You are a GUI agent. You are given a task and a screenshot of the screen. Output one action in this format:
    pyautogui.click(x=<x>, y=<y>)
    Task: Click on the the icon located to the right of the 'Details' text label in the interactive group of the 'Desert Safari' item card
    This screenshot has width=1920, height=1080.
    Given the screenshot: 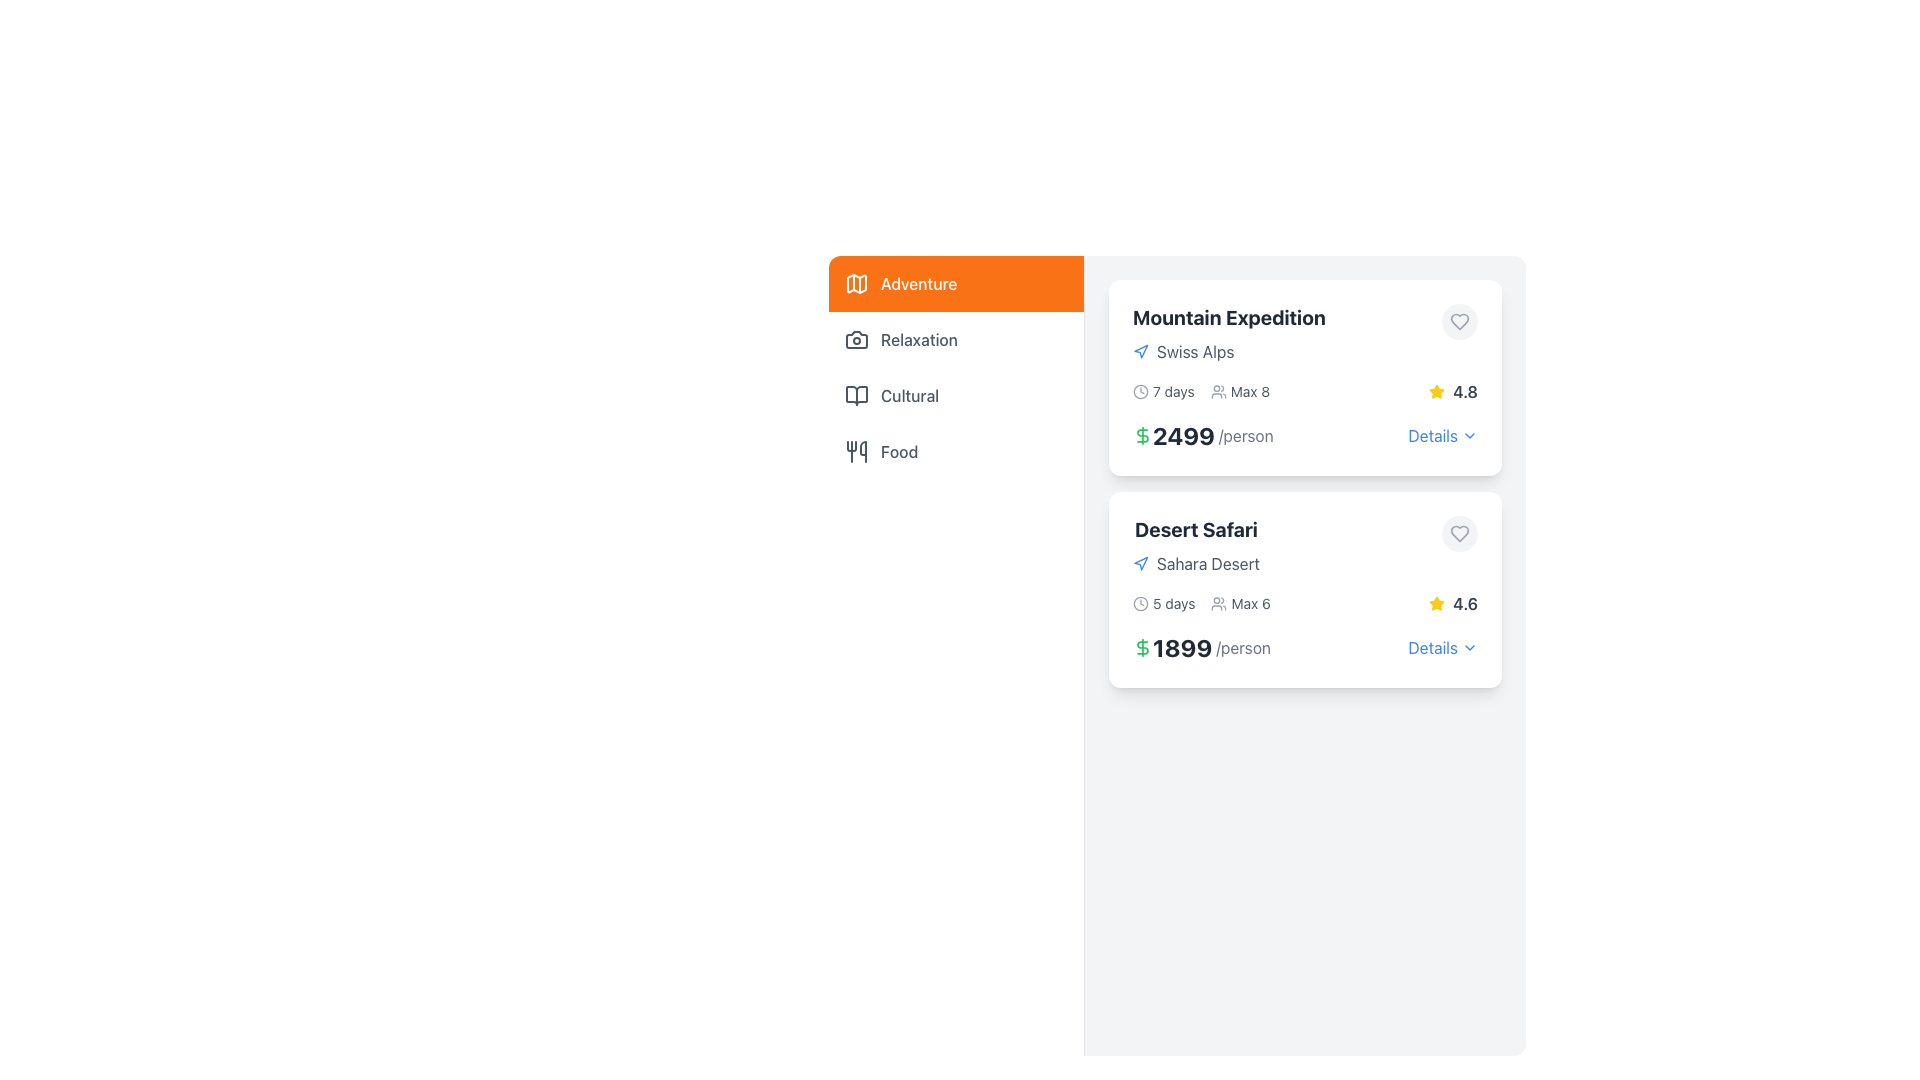 What is the action you would take?
    pyautogui.click(x=1469, y=648)
    